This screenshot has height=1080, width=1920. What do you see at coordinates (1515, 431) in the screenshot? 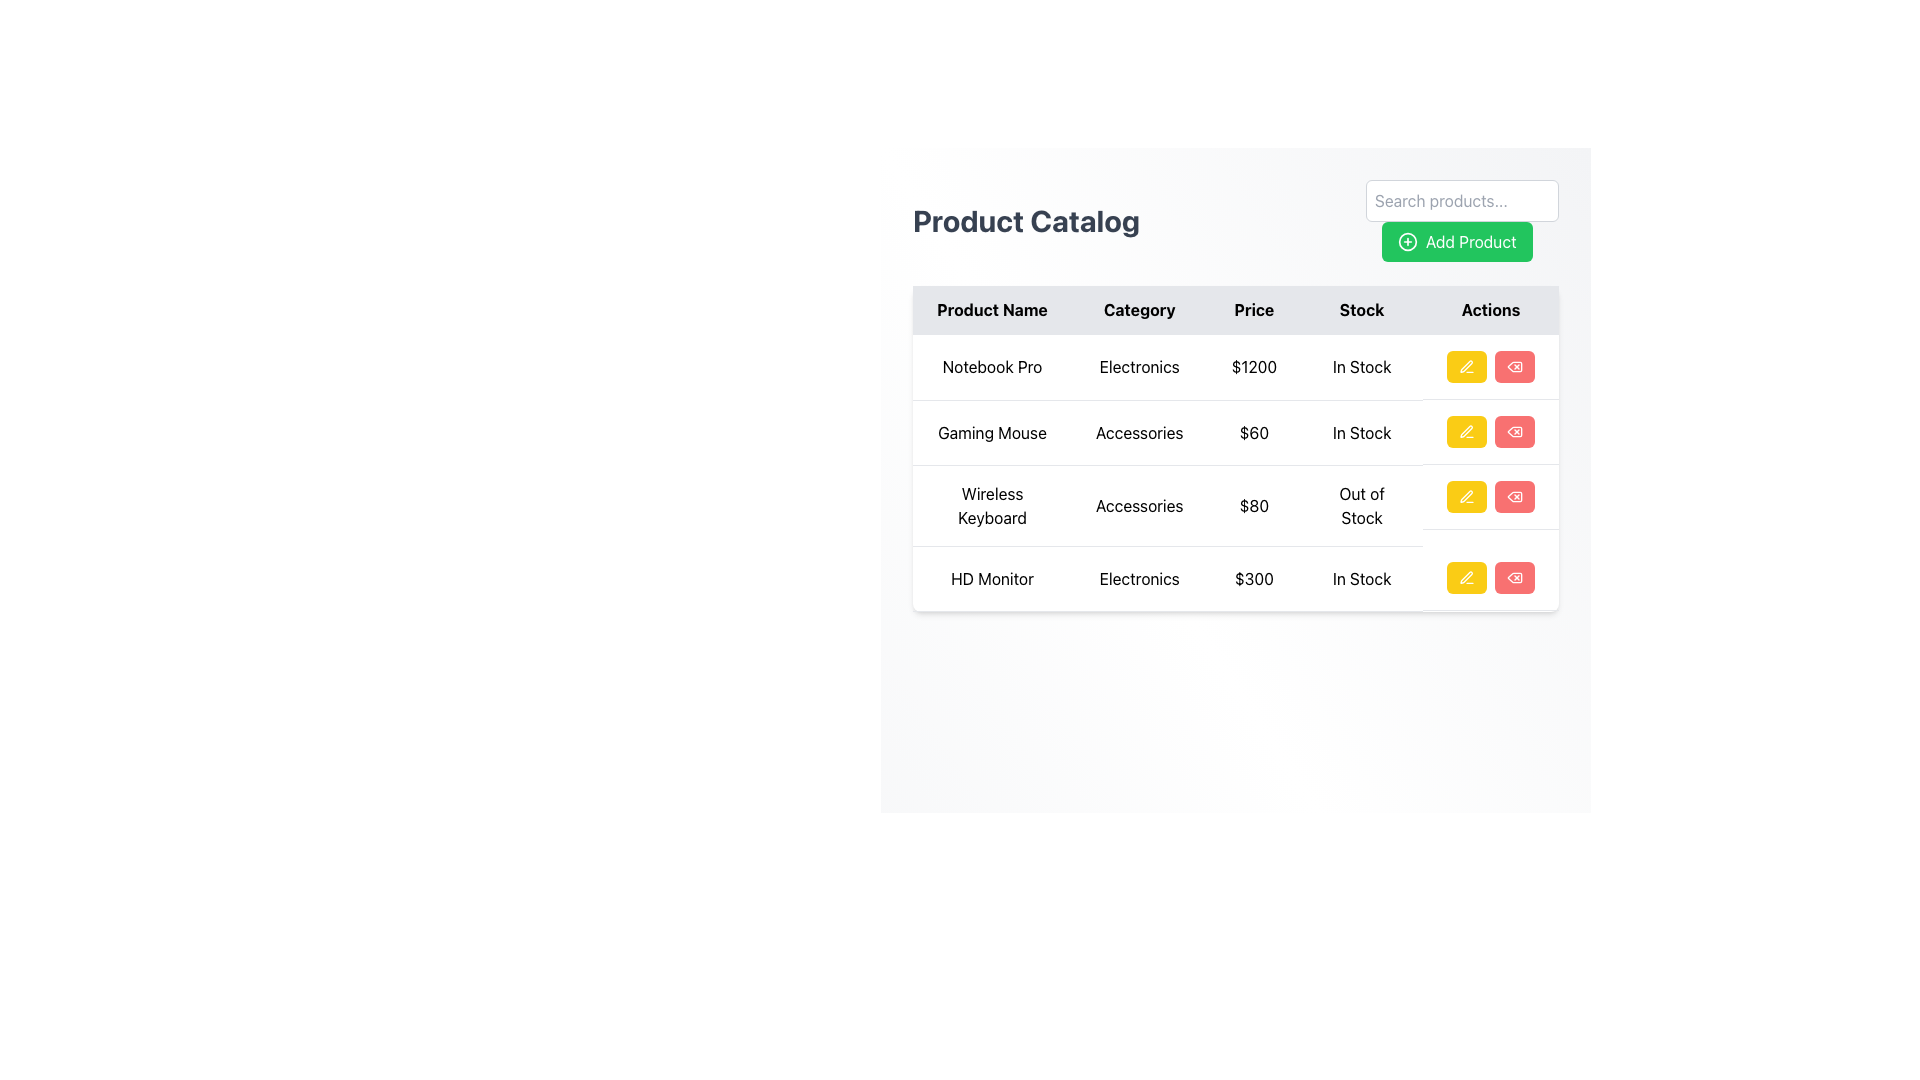
I see `the delete button located in the 'Actions' column of the second row of the table for 'Gaming Mouse'` at bounding box center [1515, 431].